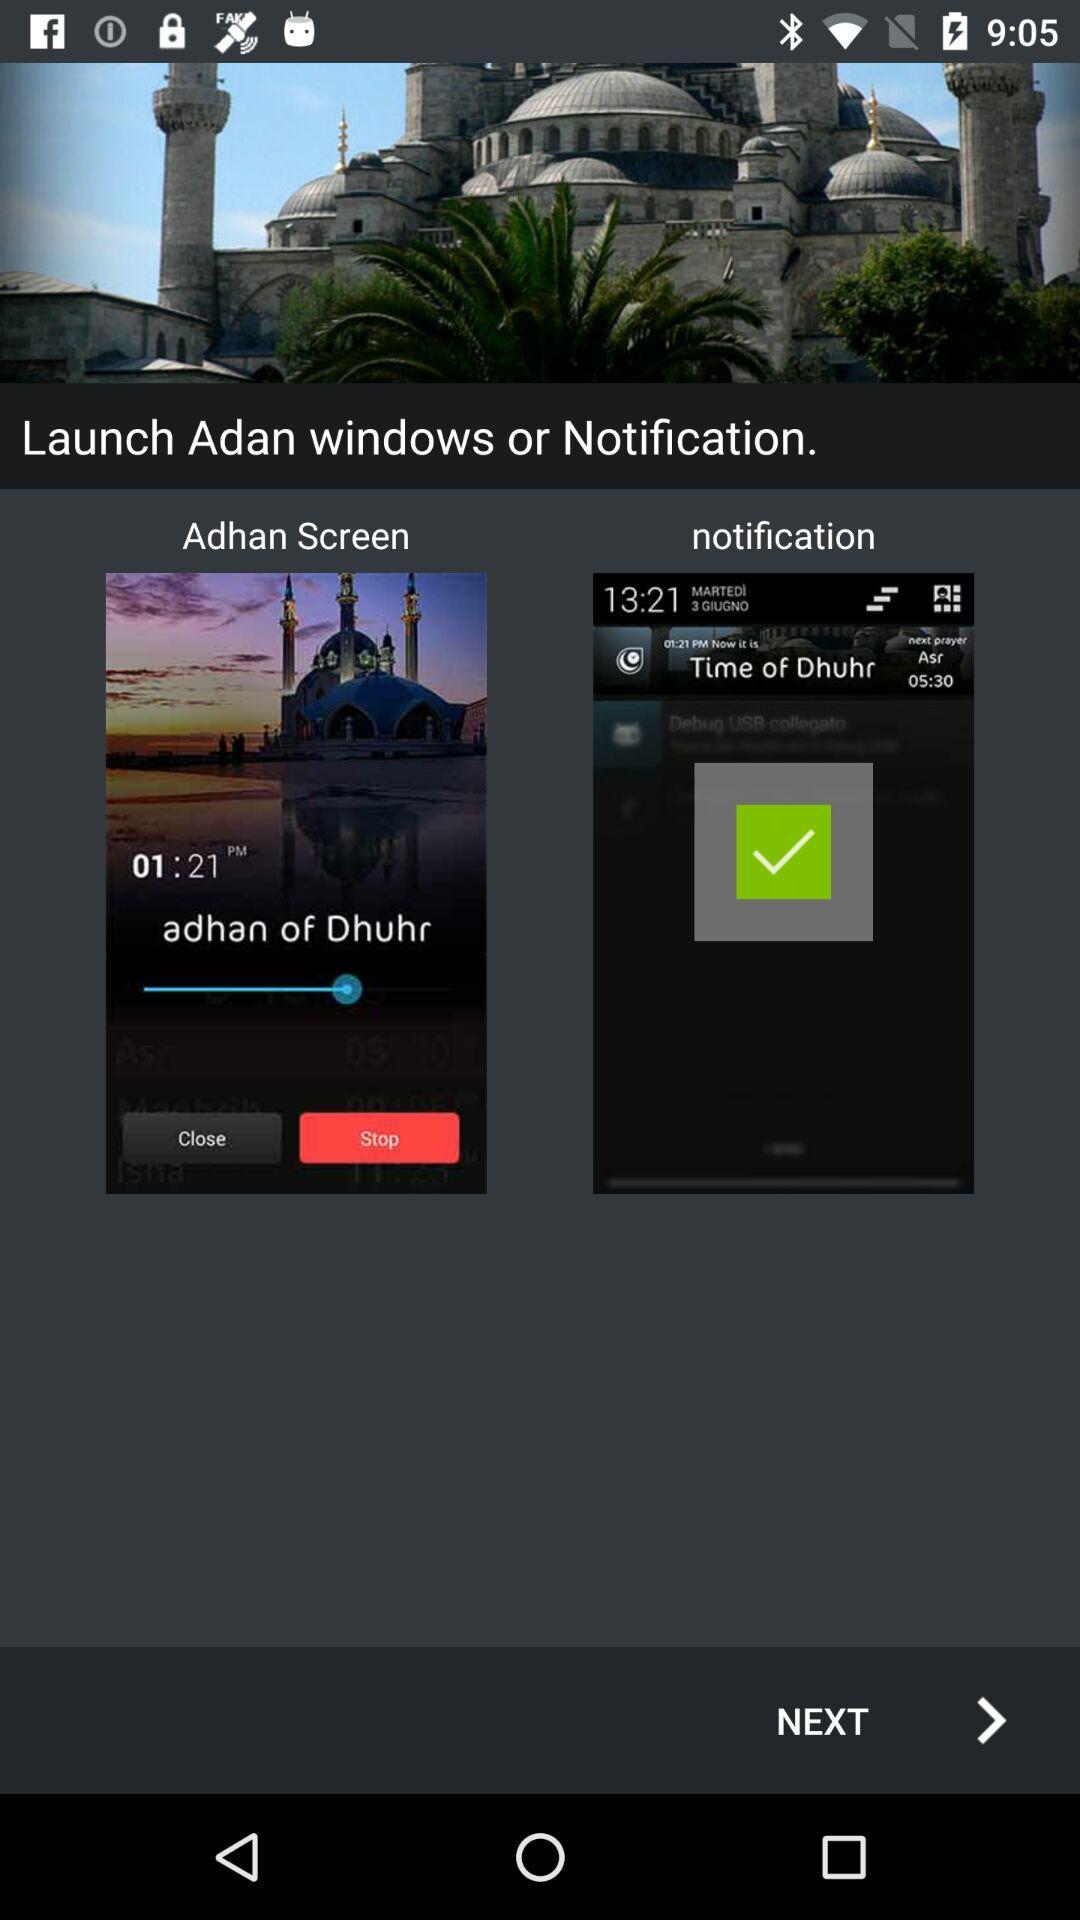 The height and width of the screenshot is (1920, 1080). I want to click on icon at the bottom right corner, so click(869, 1719).